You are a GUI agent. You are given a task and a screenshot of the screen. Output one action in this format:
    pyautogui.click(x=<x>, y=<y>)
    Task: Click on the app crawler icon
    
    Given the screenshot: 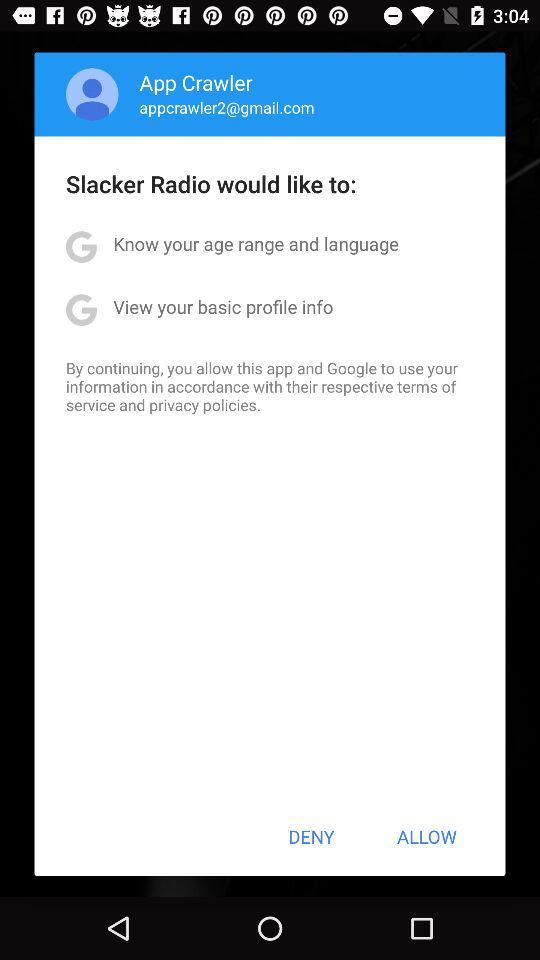 What is the action you would take?
    pyautogui.click(x=196, y=82)
    